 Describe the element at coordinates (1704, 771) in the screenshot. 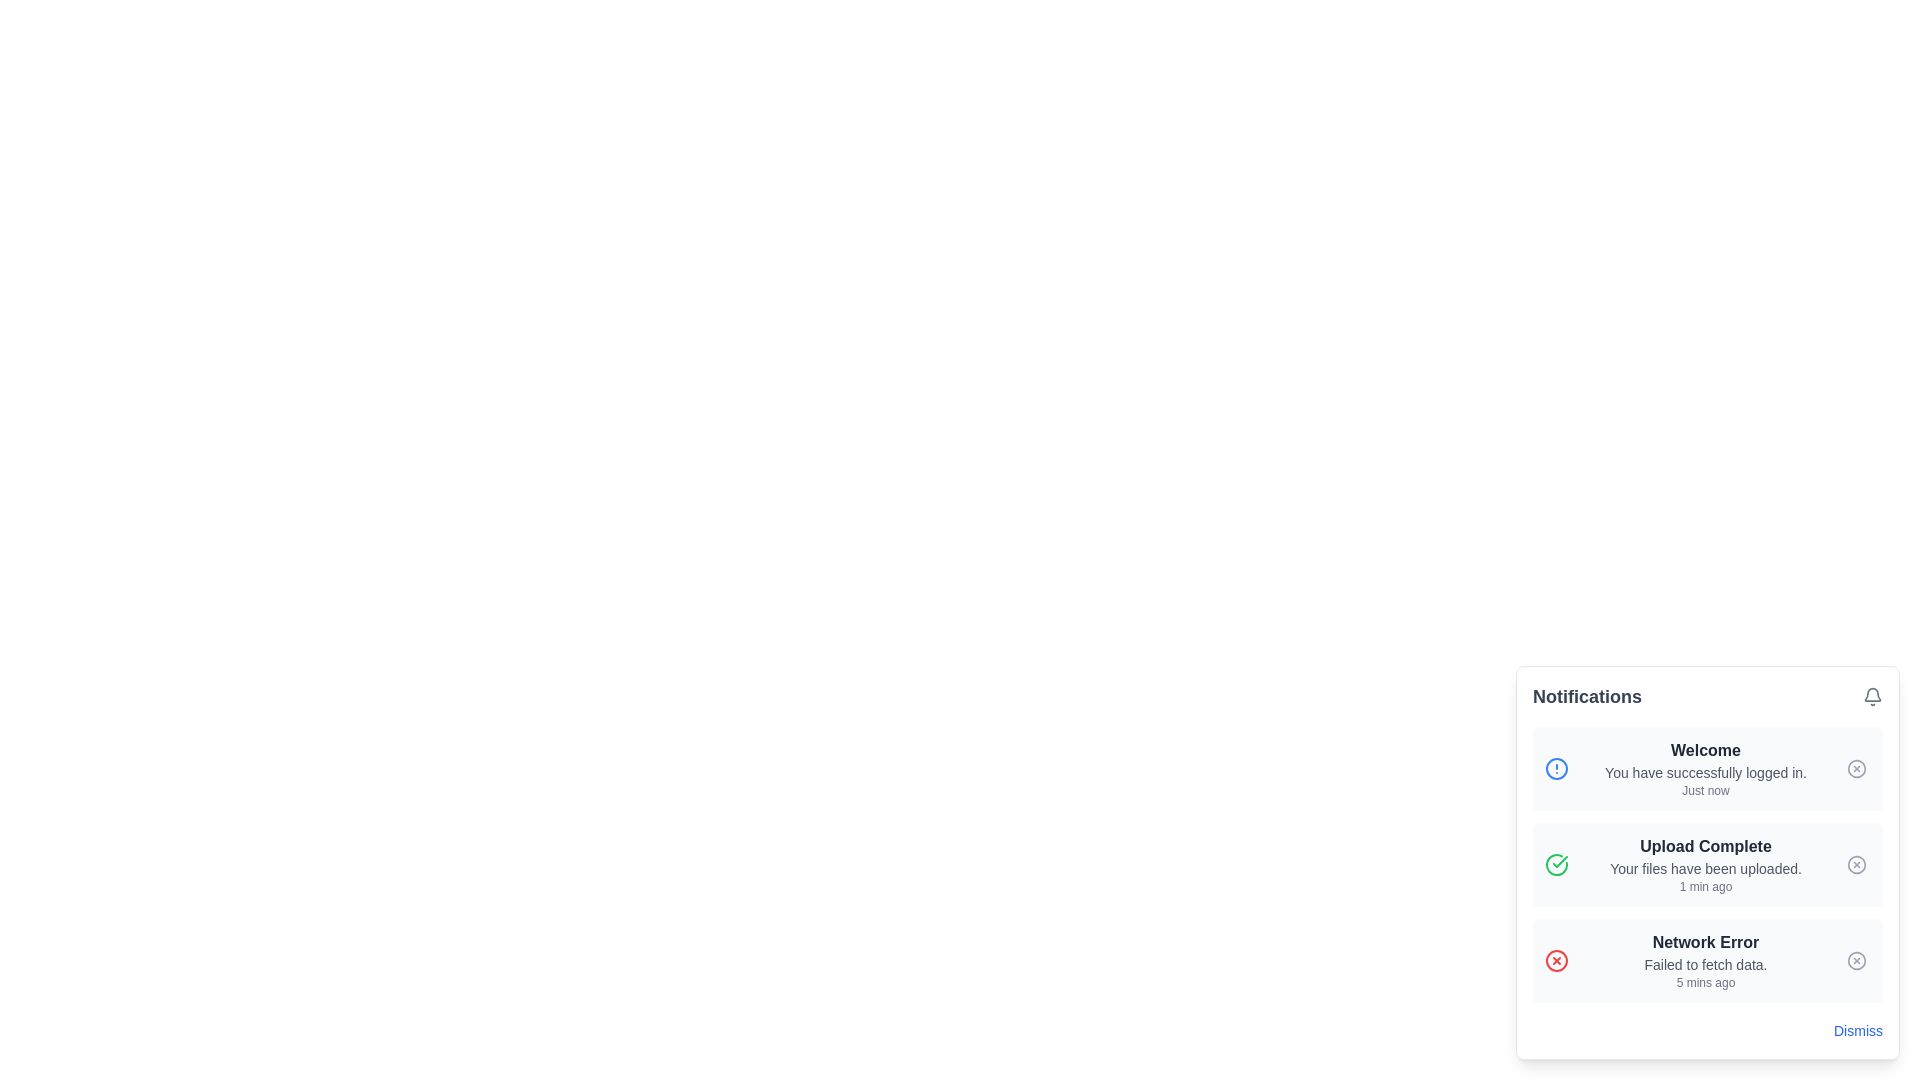

I see `the status message indicating successful login, which is located below the 'Welcome' heading and above the 'Just now' timestamp` at that location.